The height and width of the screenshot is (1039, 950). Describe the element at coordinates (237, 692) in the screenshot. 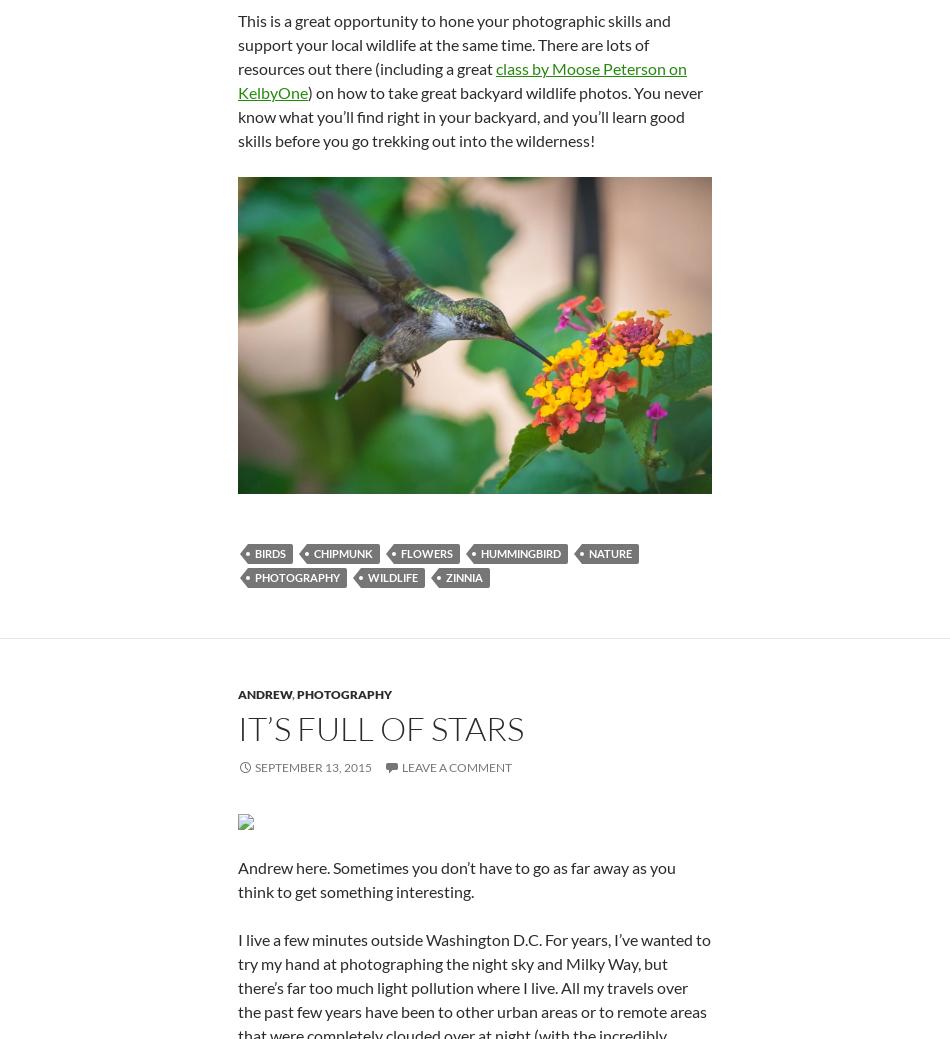

I see `'andrew'` at that location.